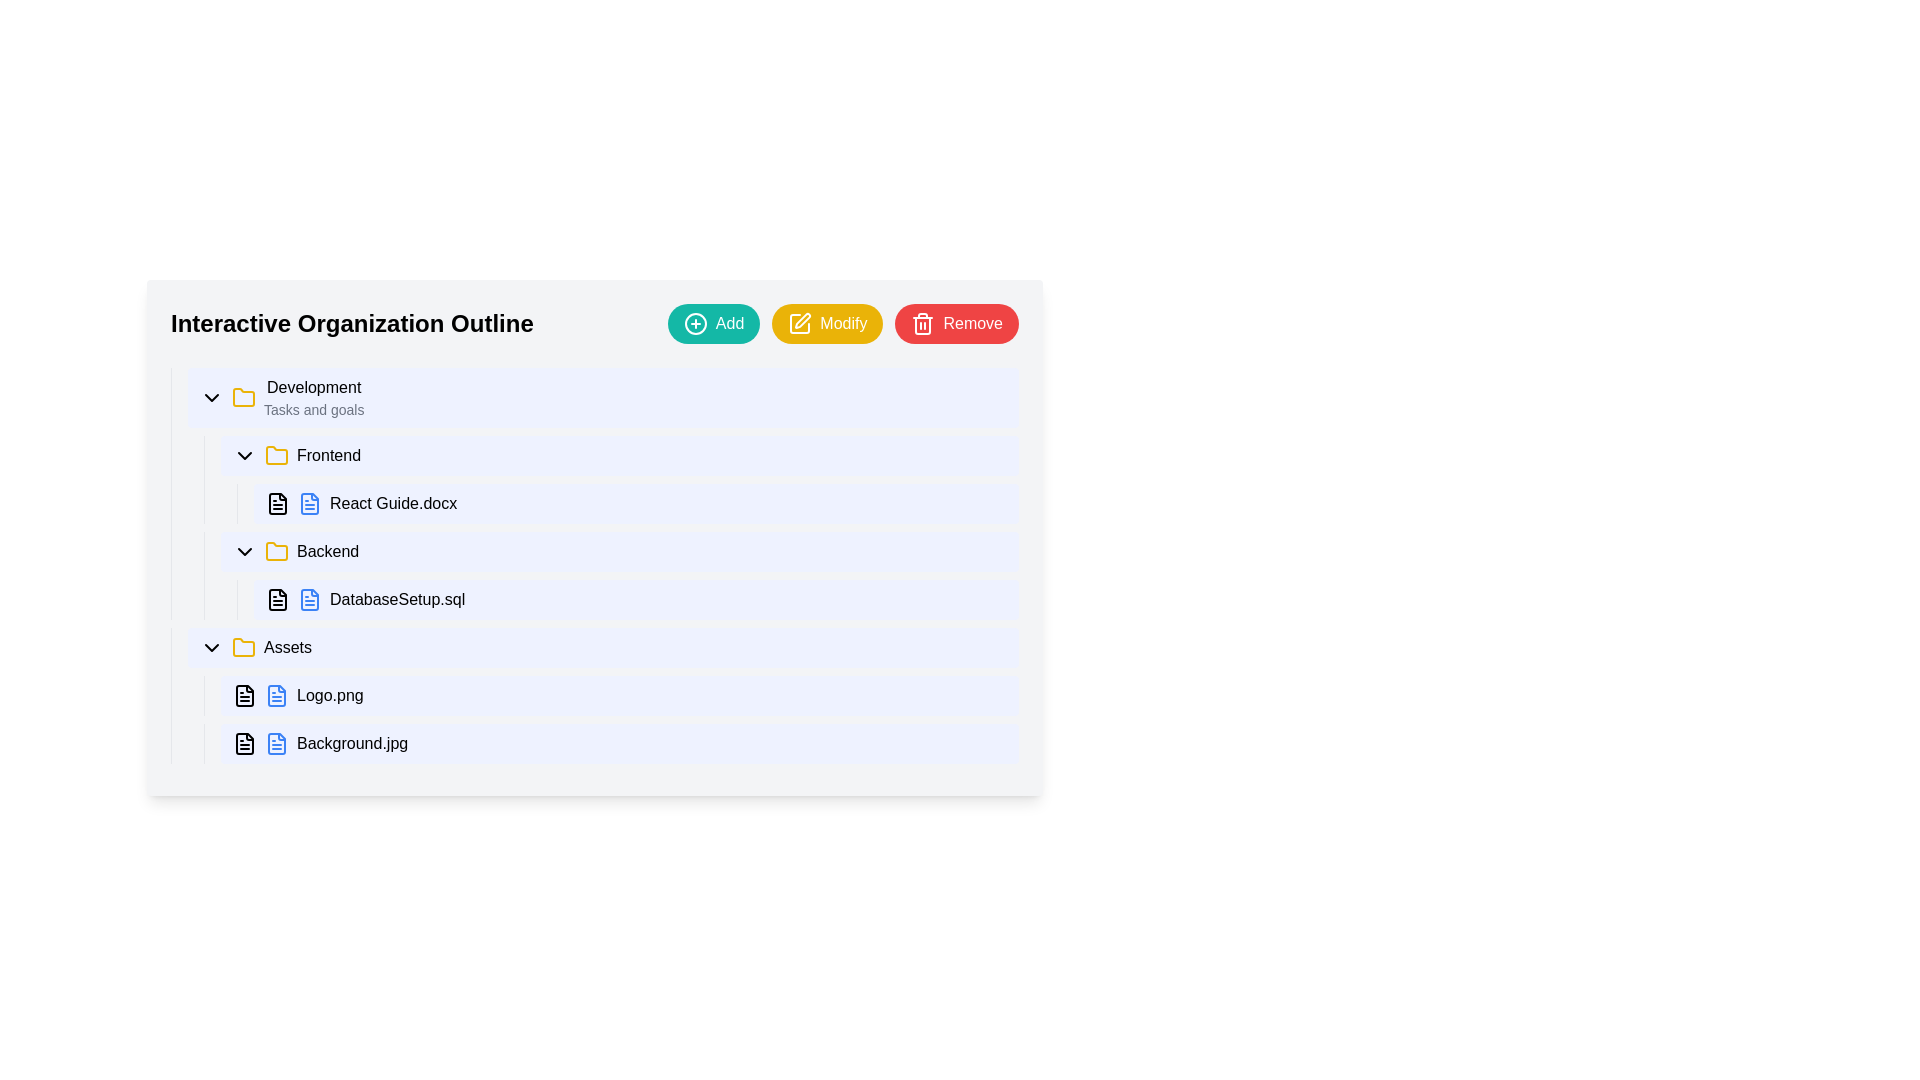 Image resolution: width=1920 pixels, height=1080 pixels. What do you see at coordinates (393, 503) in the screenshot?
I see `the text label displaying the filename 'React Guide.docx' located in the 'Frontend' subsection of the 'Development' folder` at bounding box center [393, 503].